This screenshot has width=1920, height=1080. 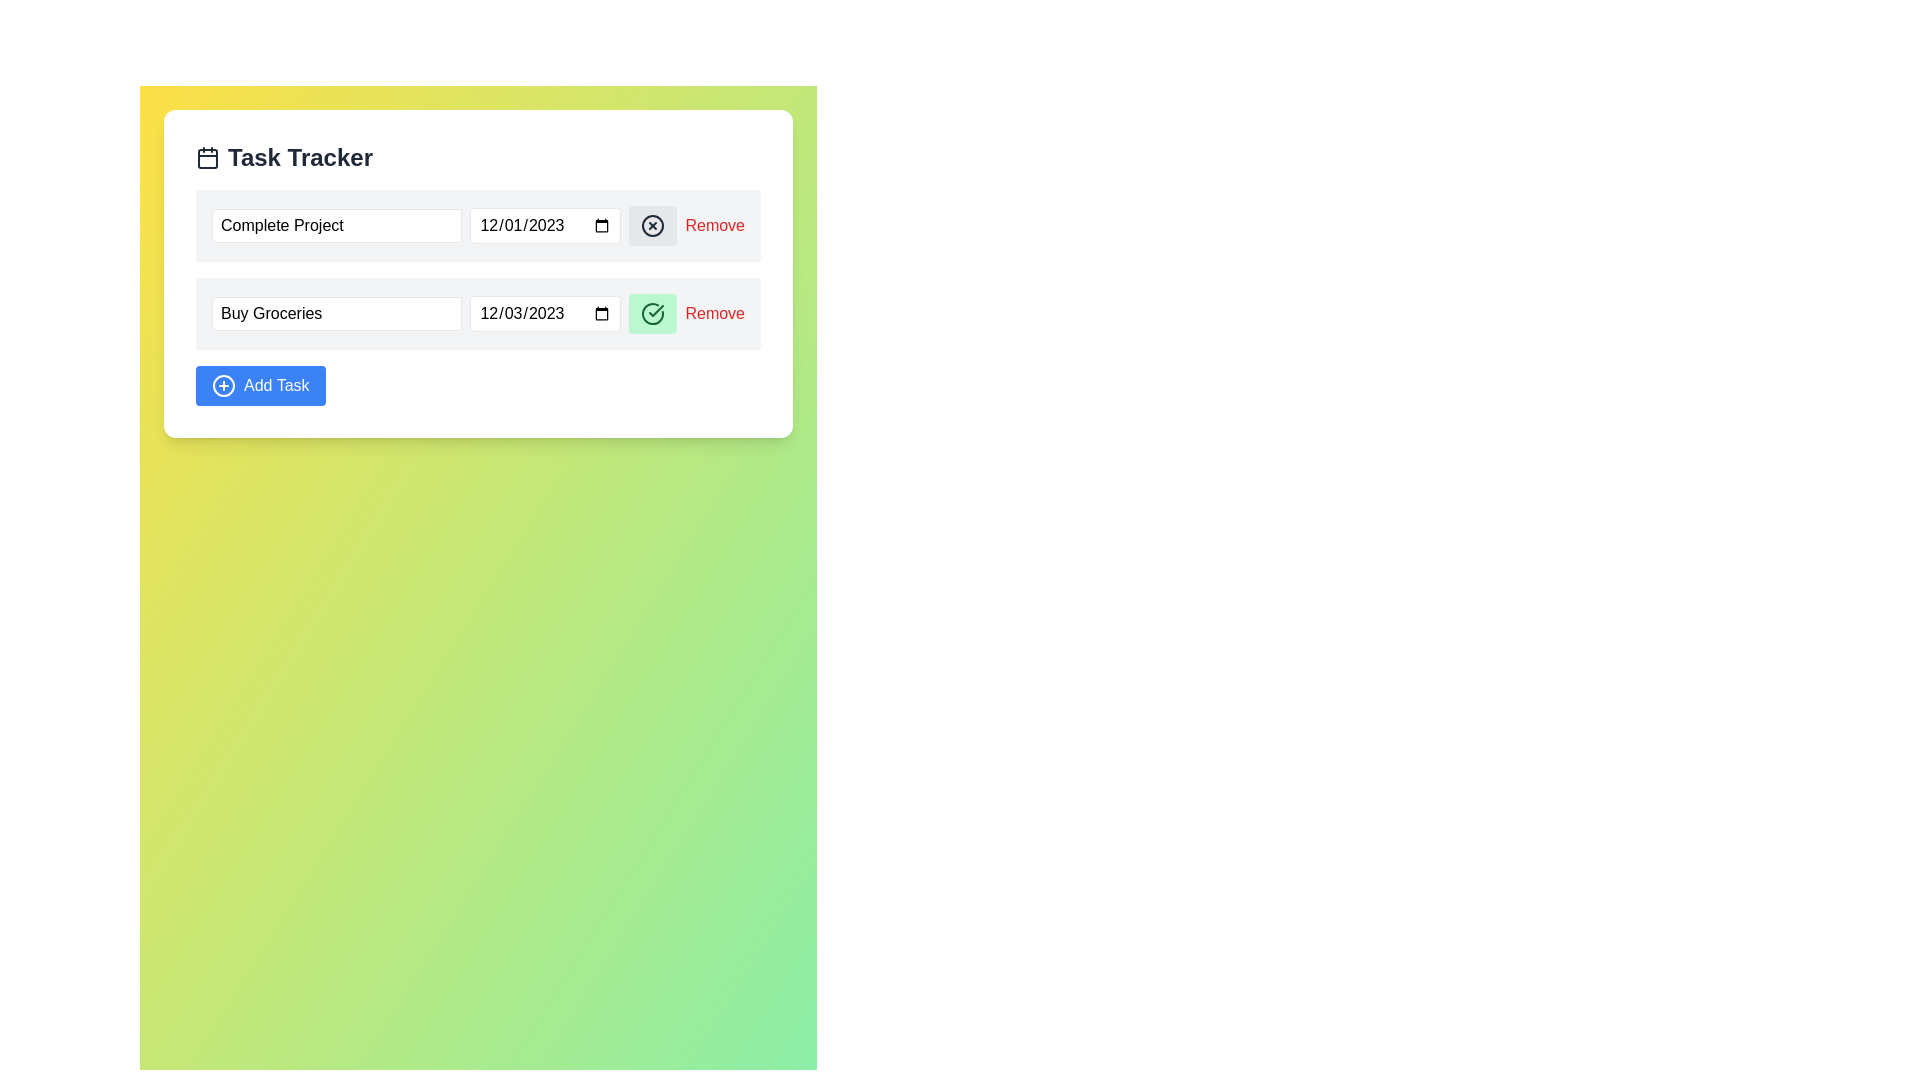 What do you see at coordinates (259, 385) in the screenshot?
I see `the blue button with rounded corners labeled 'Add Task'` at bounding box center [259, 385].